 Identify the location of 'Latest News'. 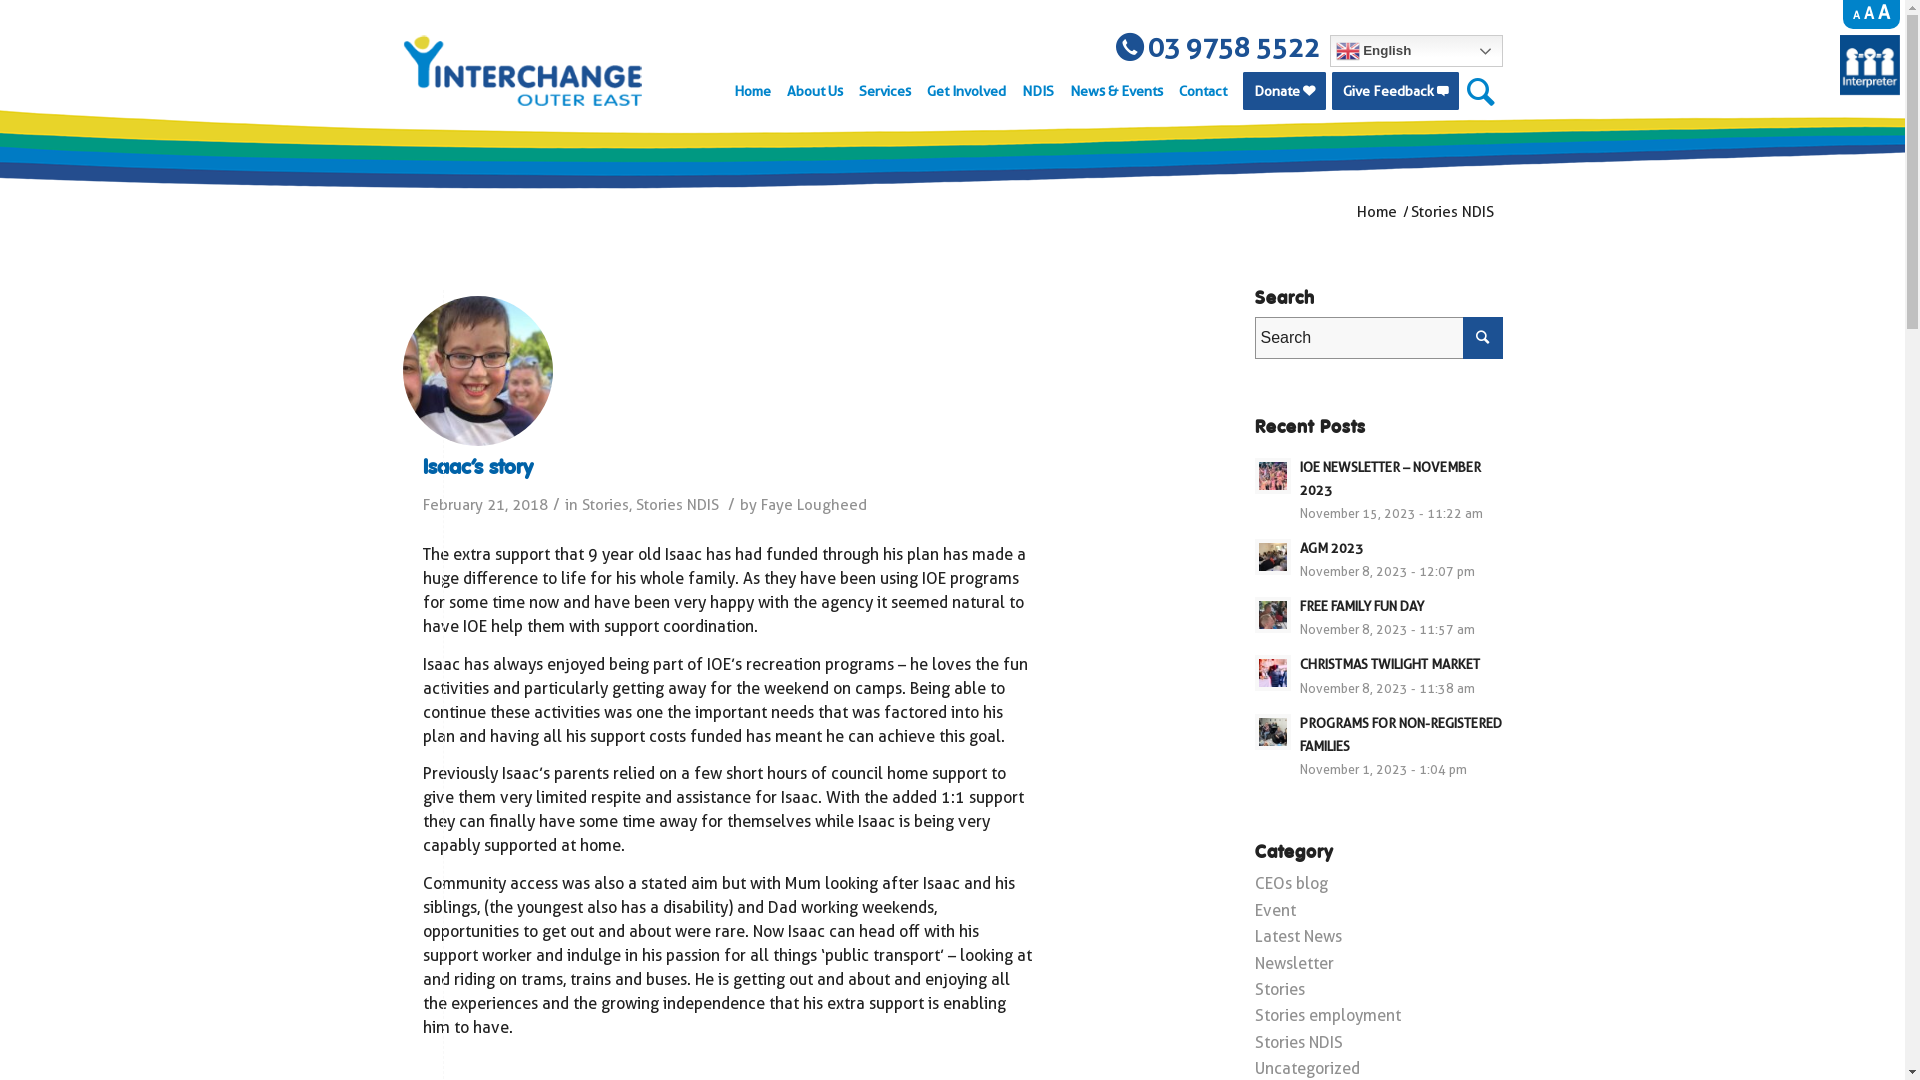
(1297, 936).